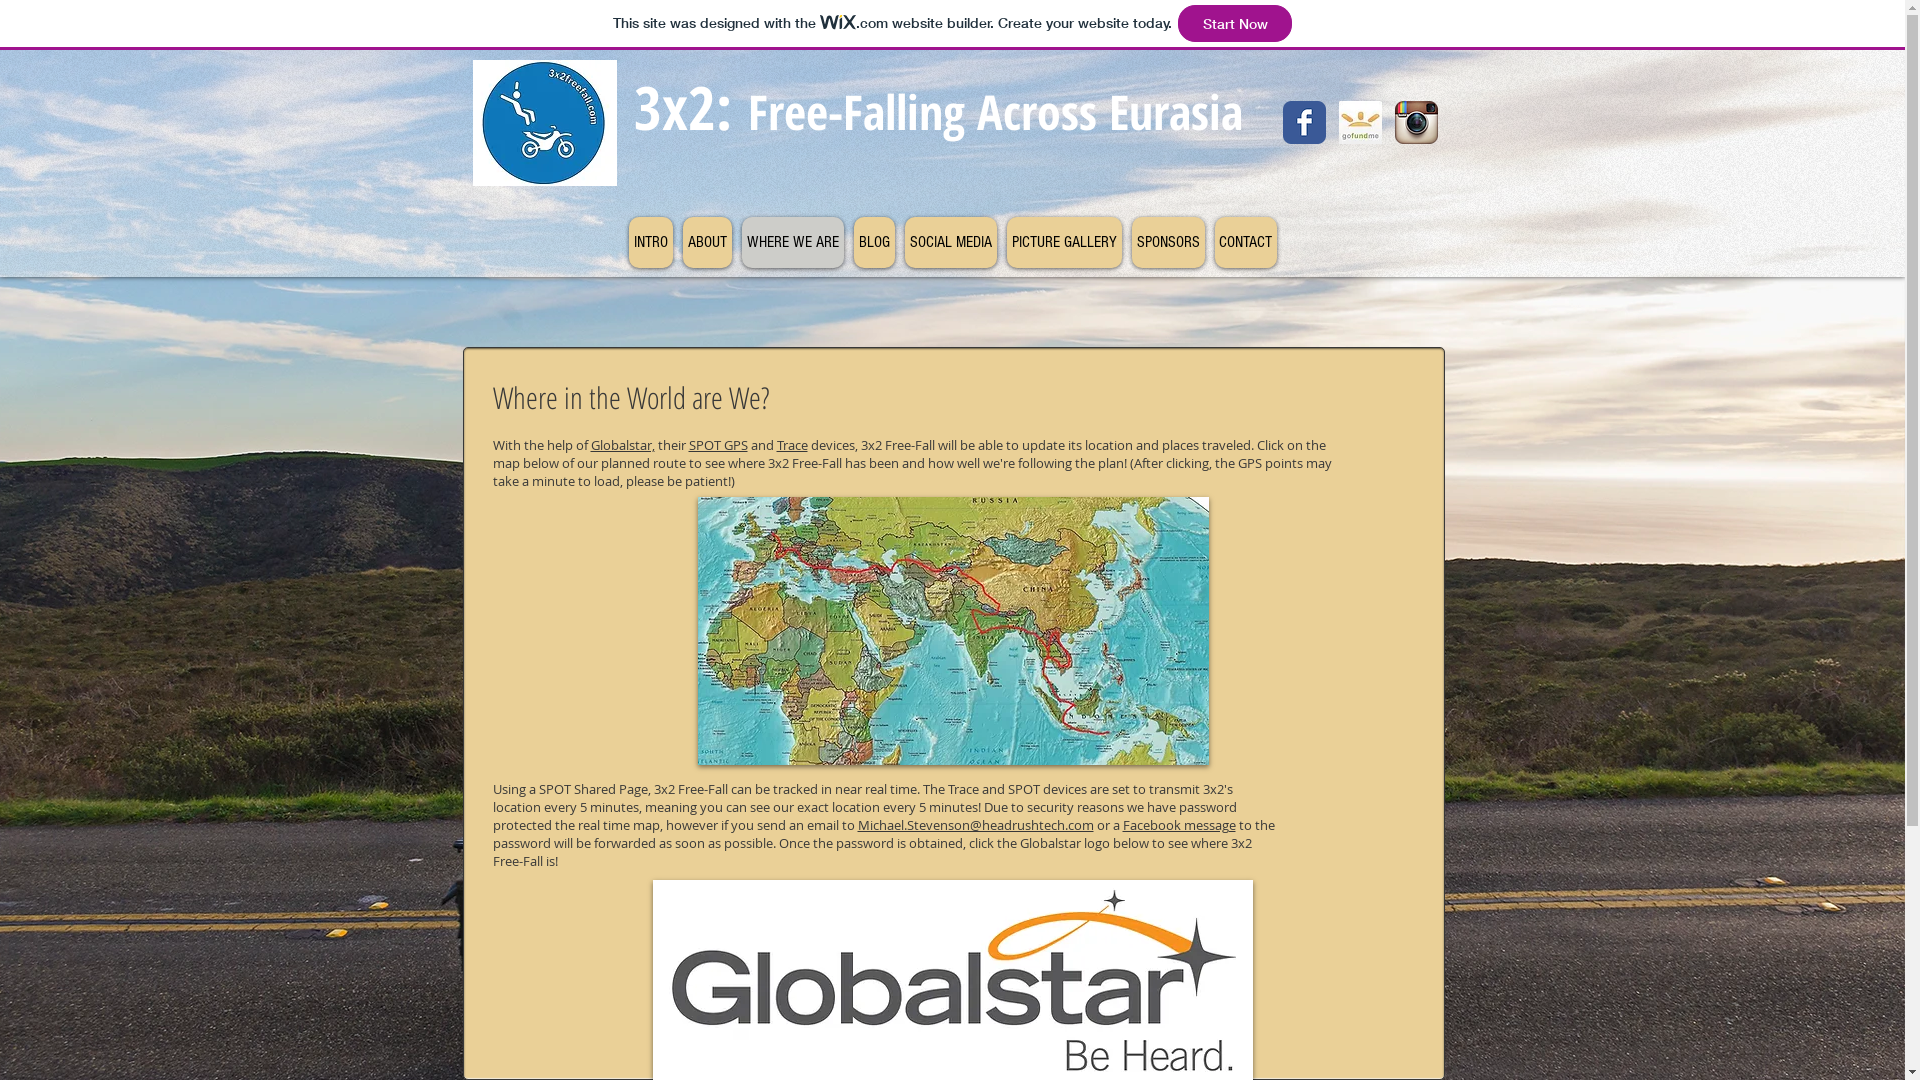 The width and height of the screenshot is (1920, 1080). I want to click on 'WHERE WE ARE', so click(741, 241).